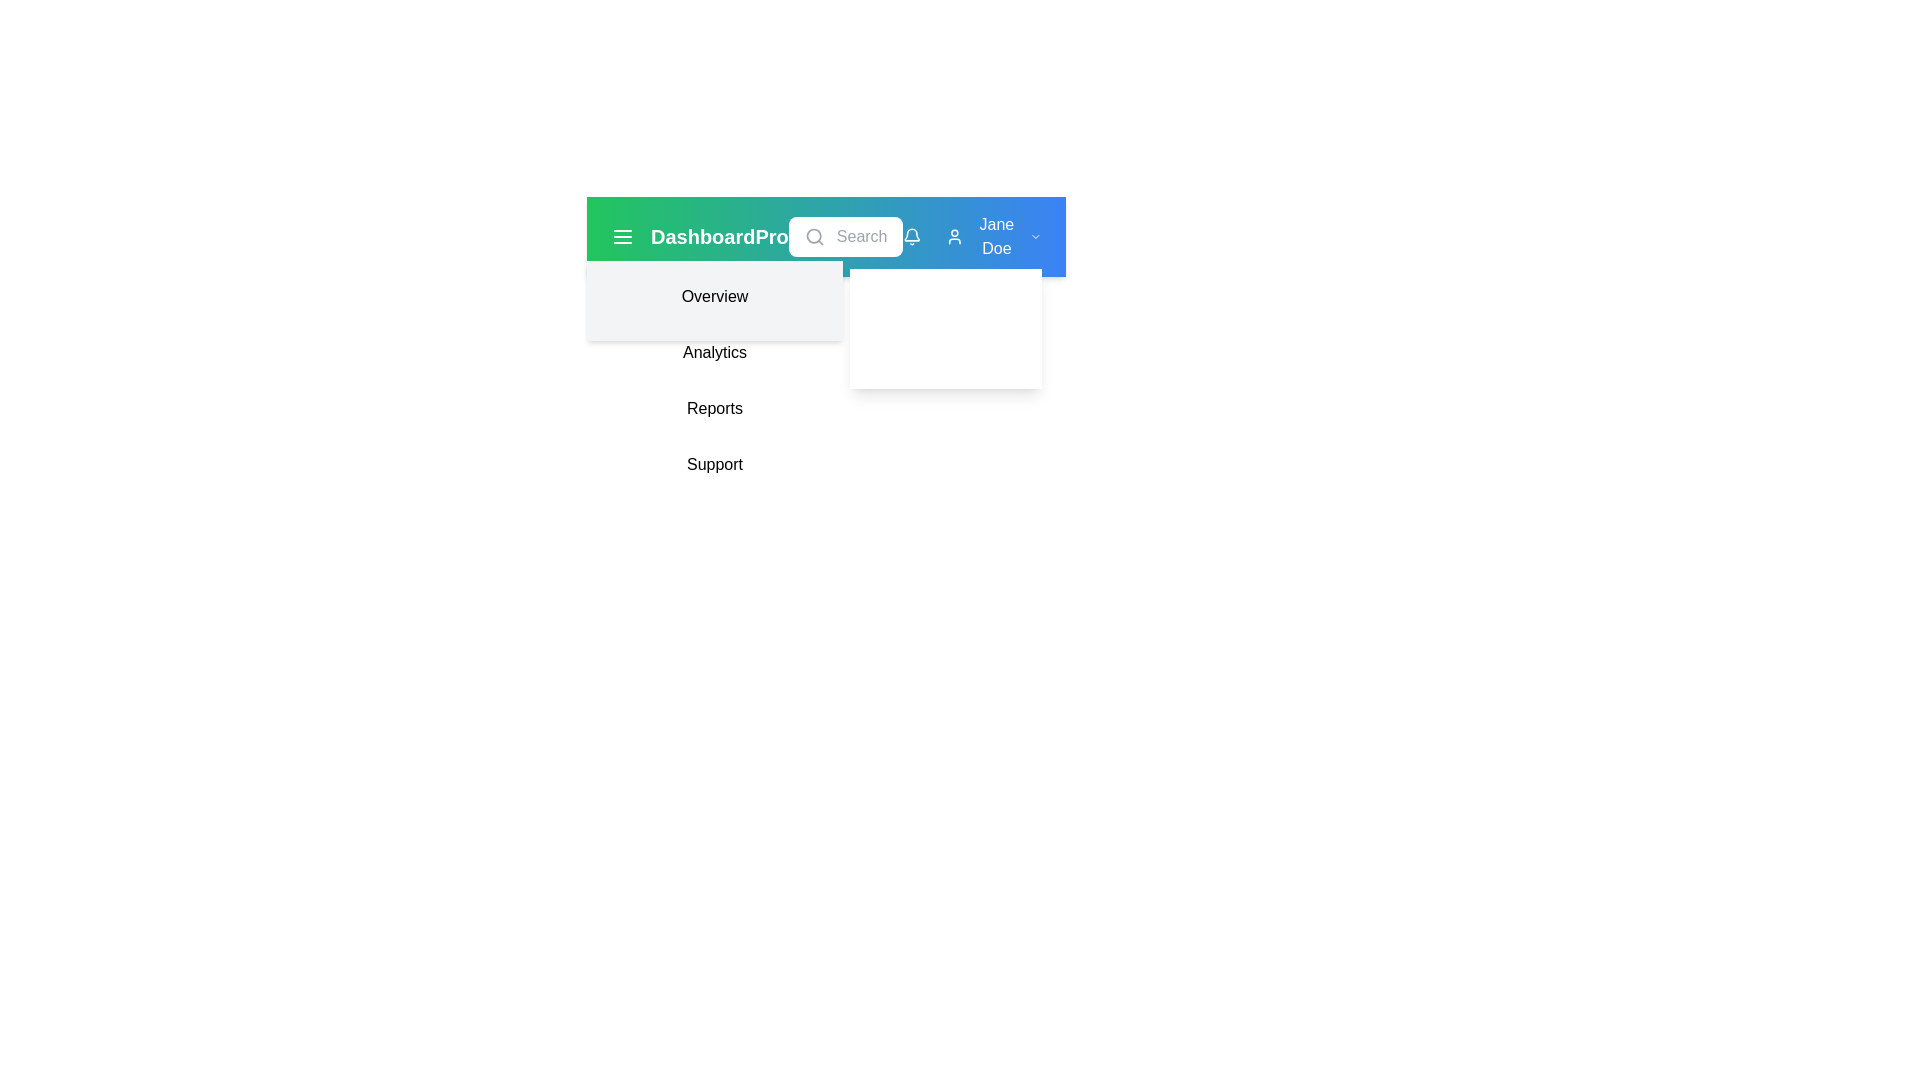  I want to click on the 'Reports' navigation link, which is the third item in the dropdown menu located under the green and blue navigation bar, so click(715, 407).